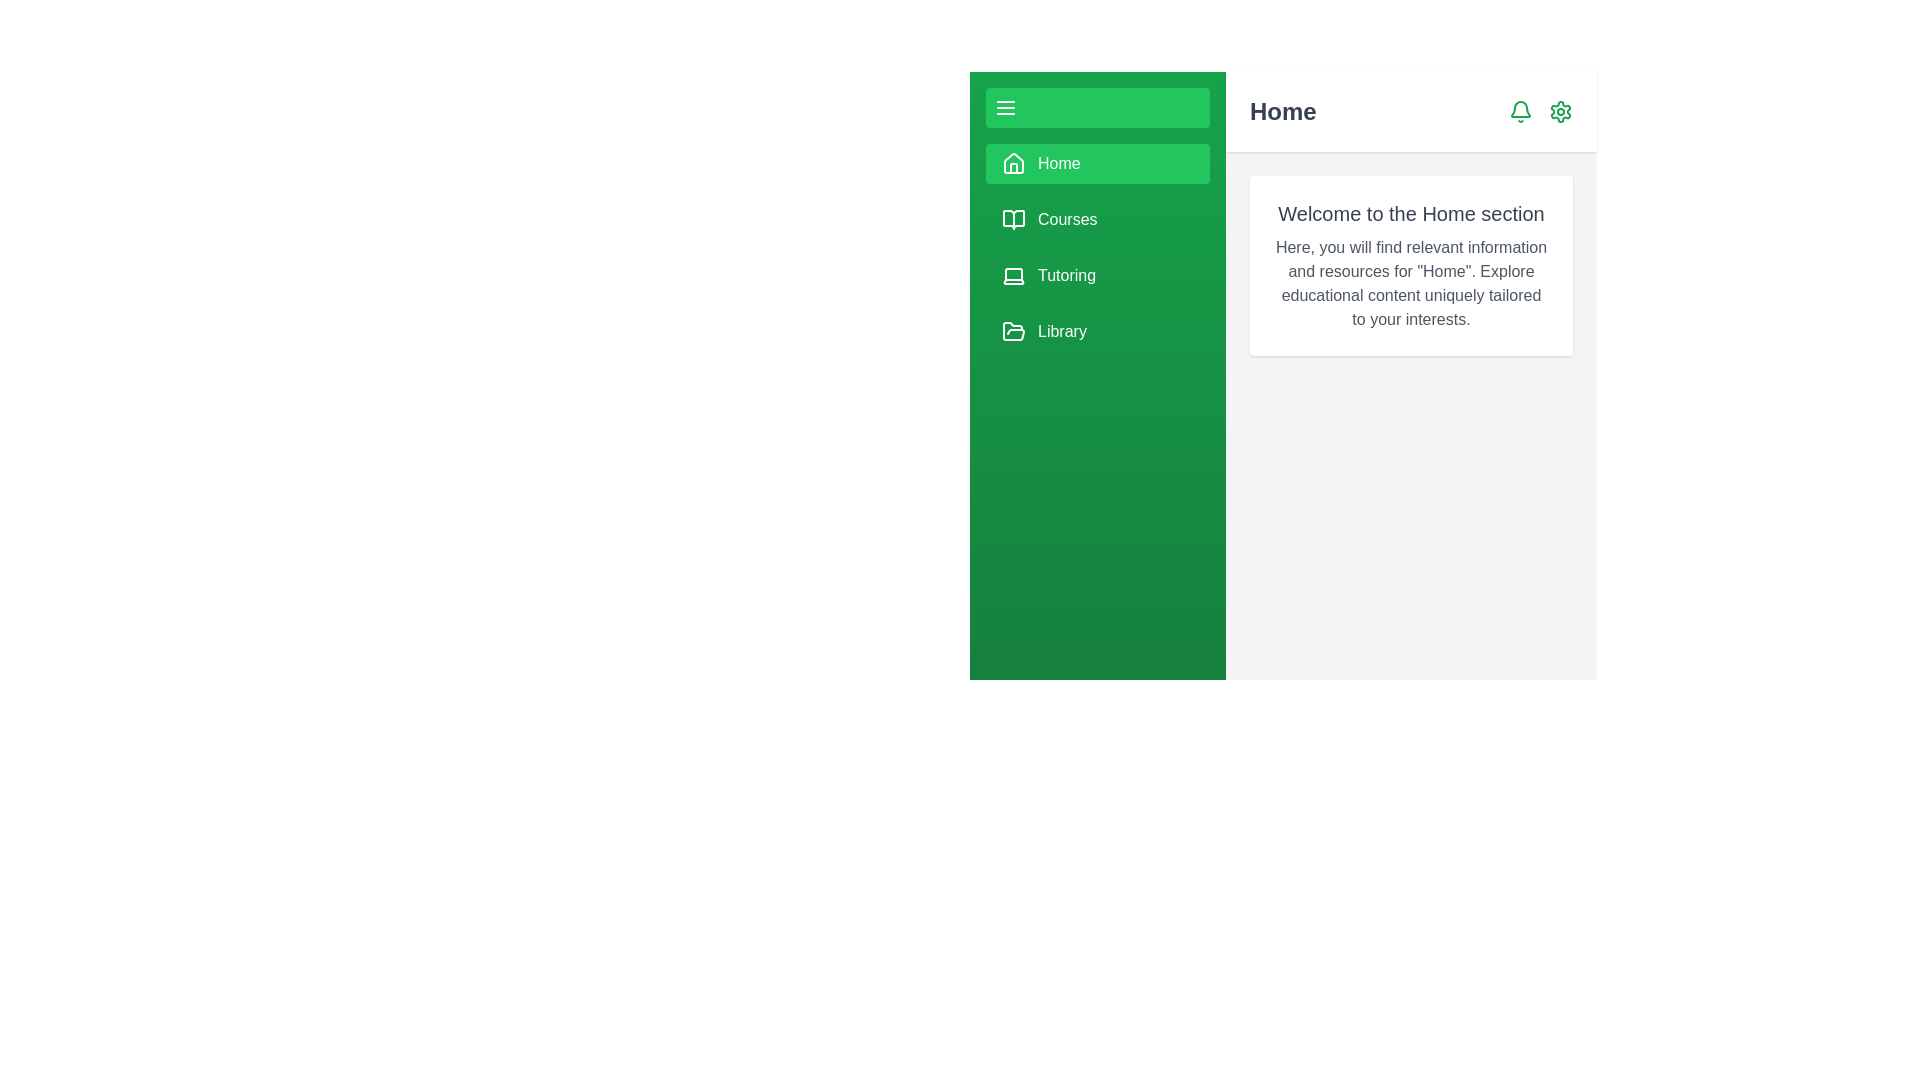 Image resolution: width=1920 pixels, height=1080 pixels. Describe the element at coordinates (1559, 111) in the screenshot. I see `the cogwheel SVG icon in the top-right corner of the interface` at that location.